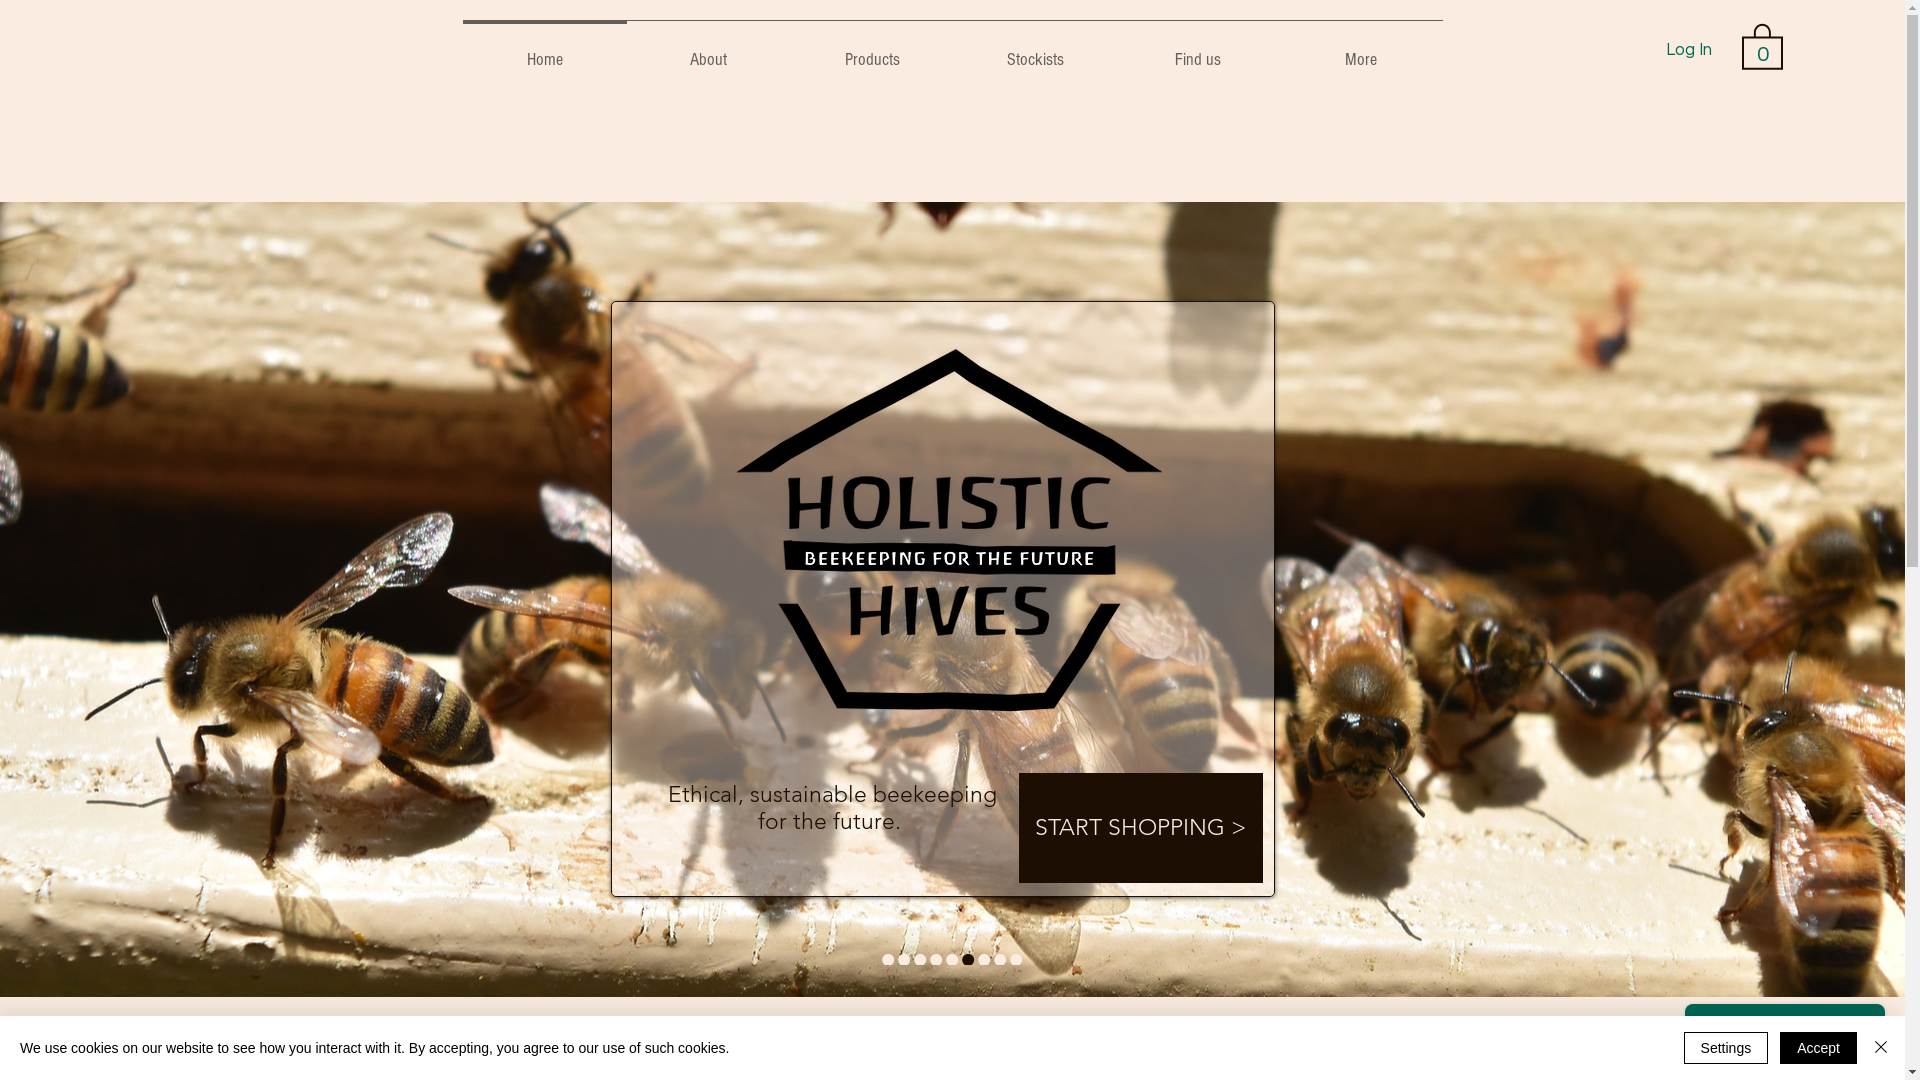 The width and height of the screenshot is (1920, 1080). I want to click on 'Settings', so click(1725, 1047).